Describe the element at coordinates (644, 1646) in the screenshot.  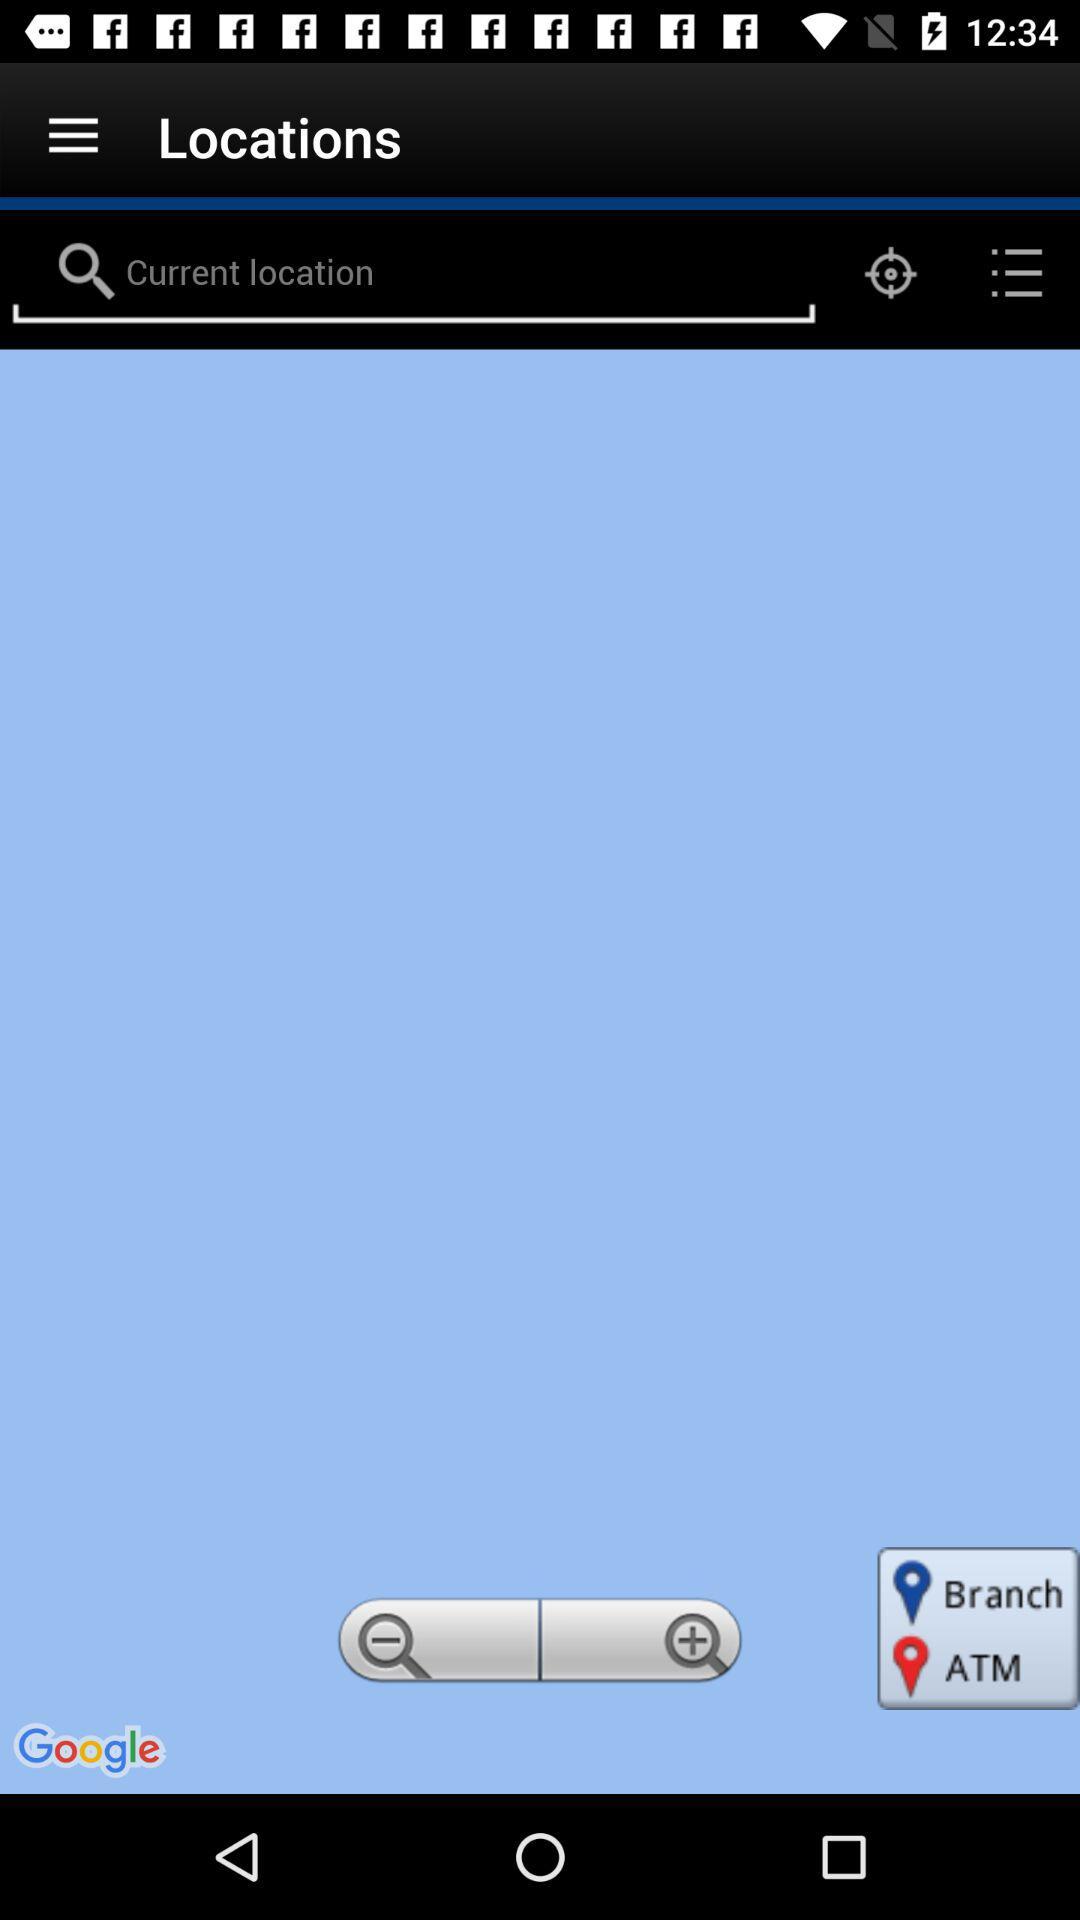
I see `zoom` at that location.